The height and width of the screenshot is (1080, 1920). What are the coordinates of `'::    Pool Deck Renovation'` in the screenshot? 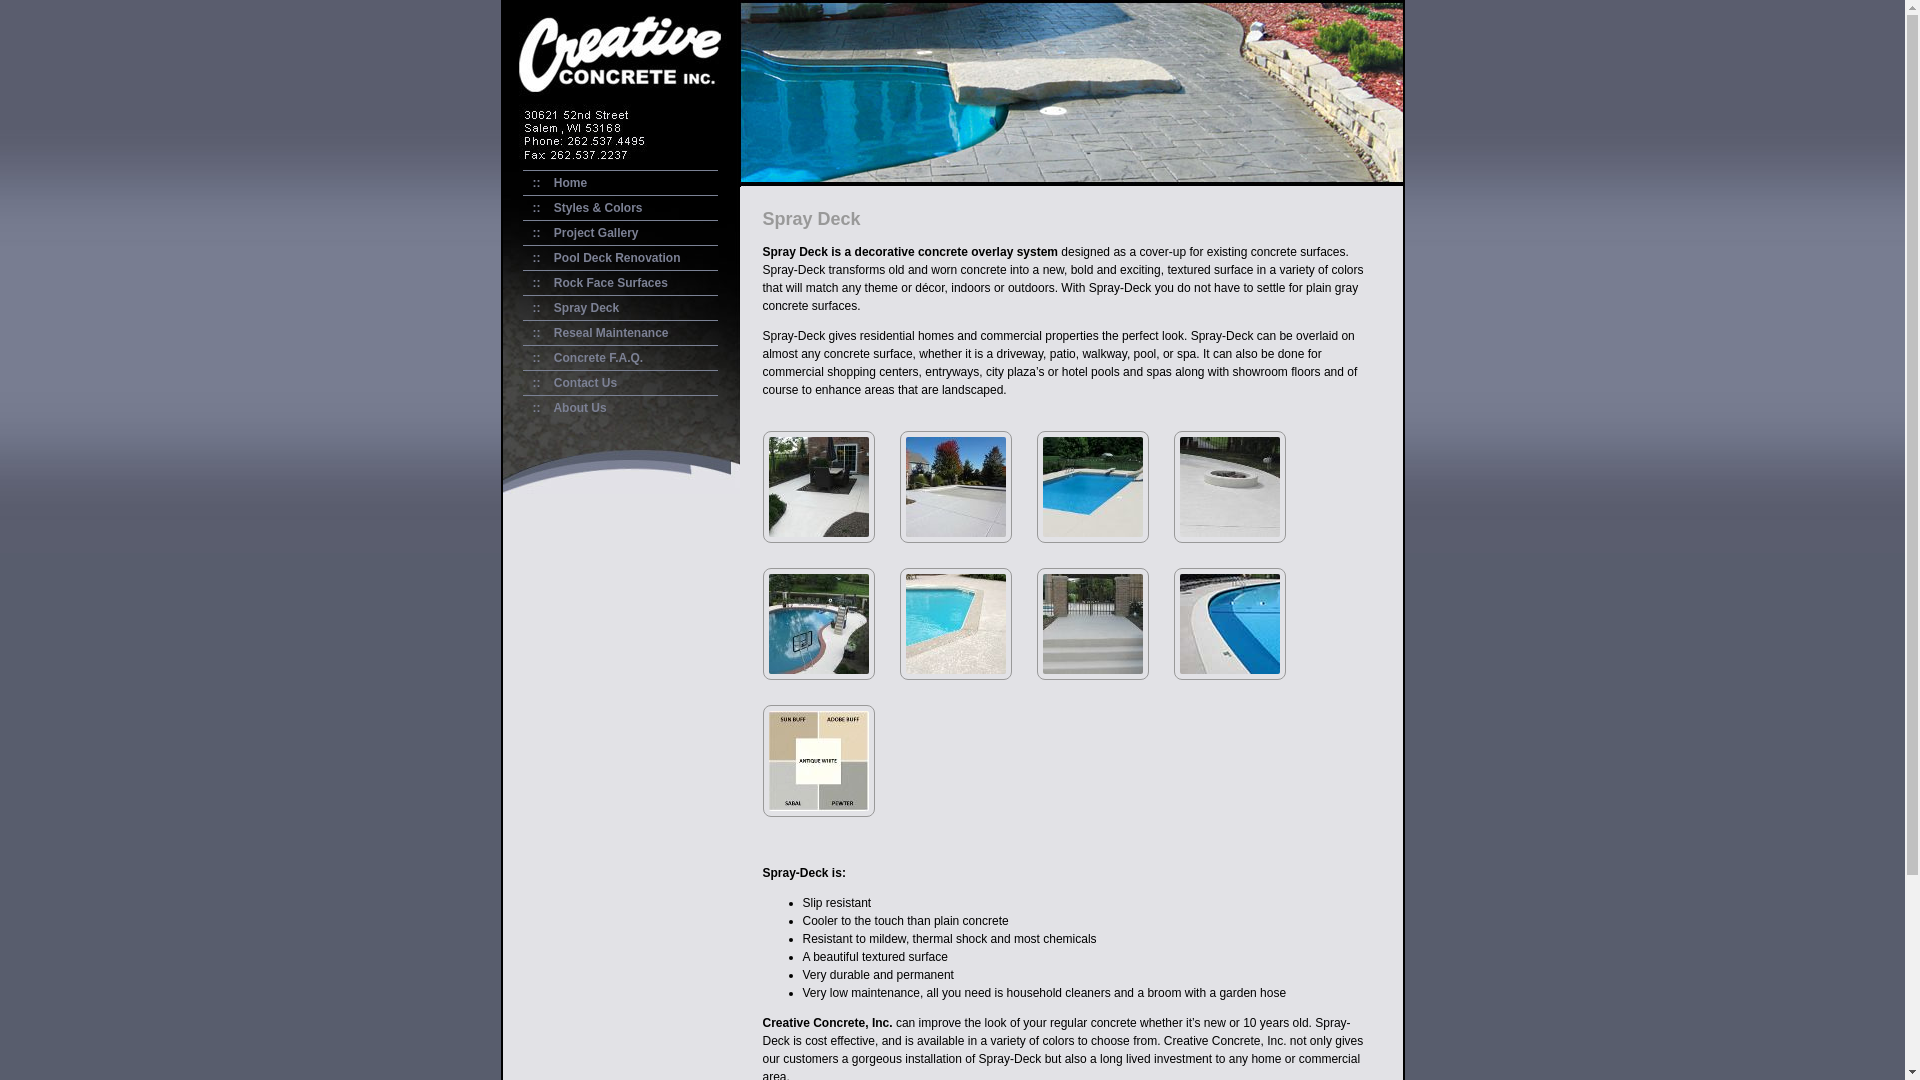 It's located at (522, 257).